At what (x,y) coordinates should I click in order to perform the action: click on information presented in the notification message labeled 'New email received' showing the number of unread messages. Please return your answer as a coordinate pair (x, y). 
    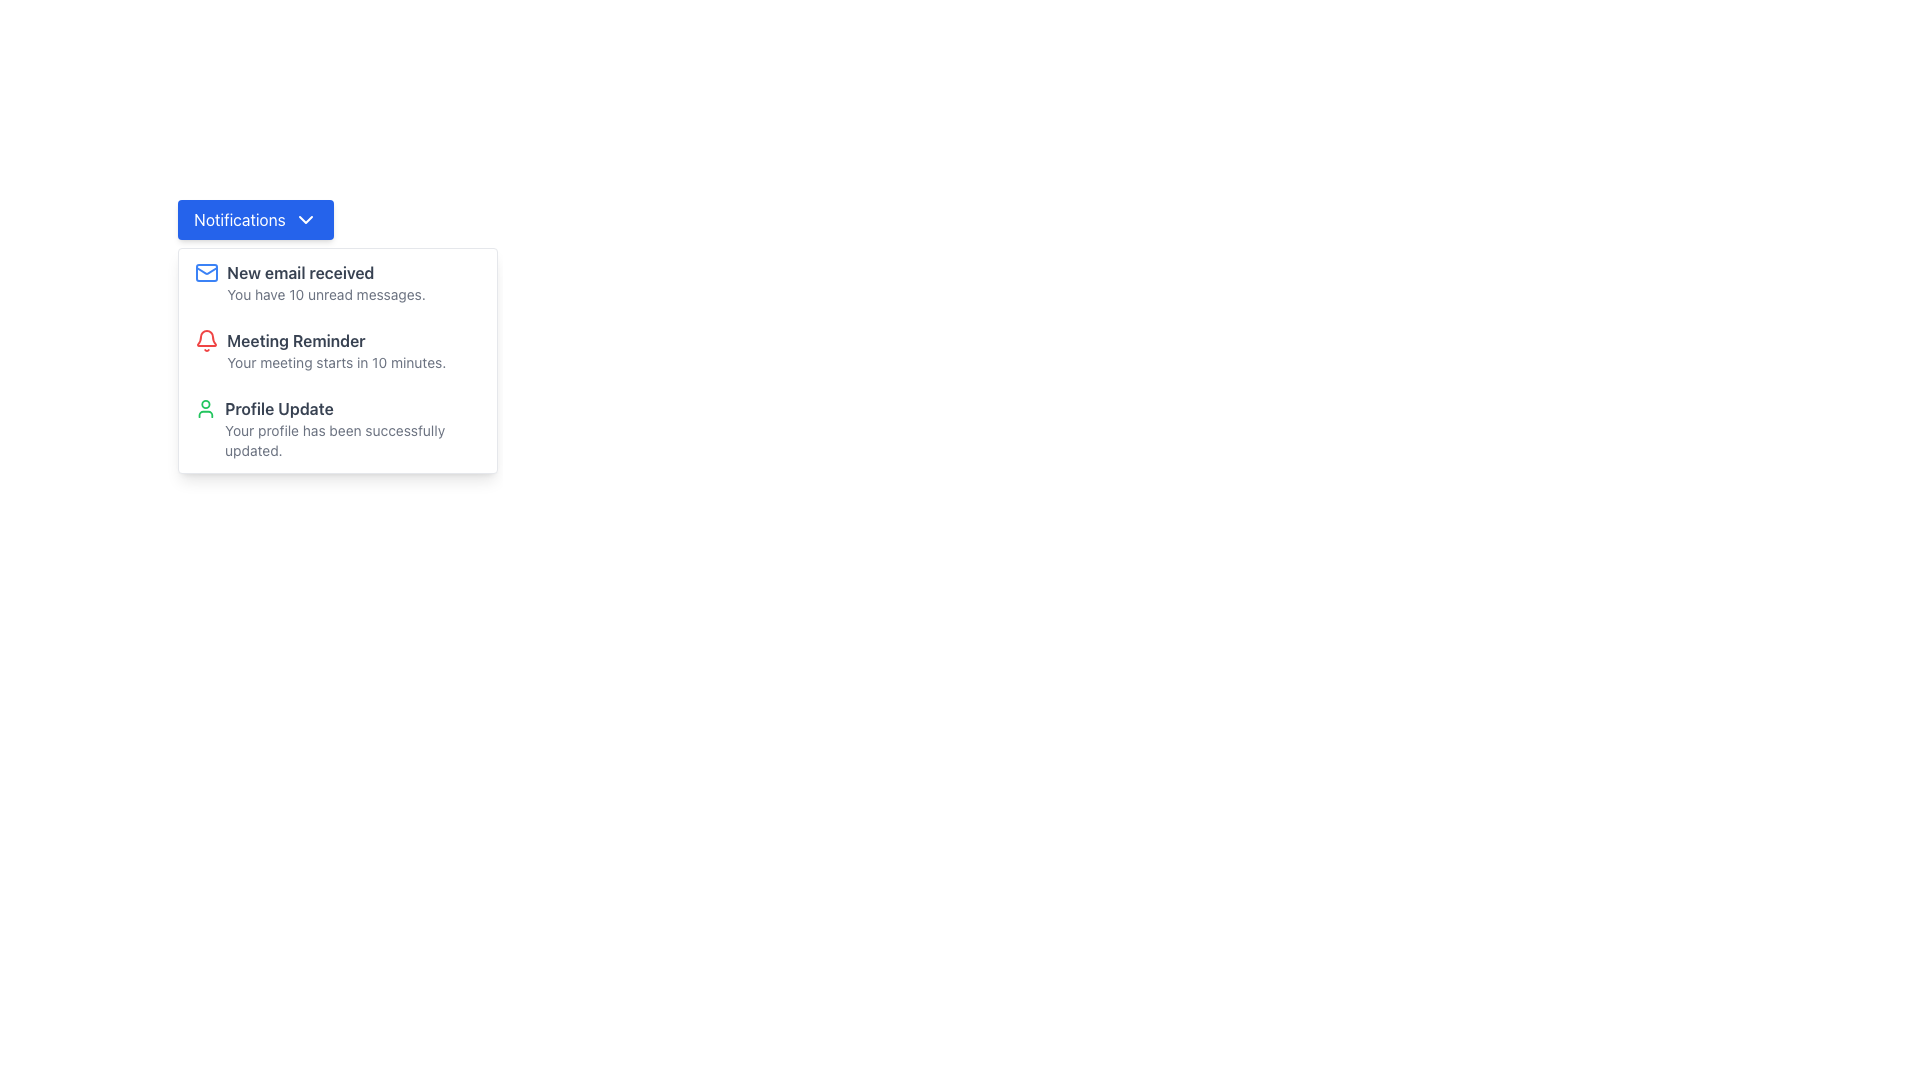
    Looking at the image, I should click on (326, 282).